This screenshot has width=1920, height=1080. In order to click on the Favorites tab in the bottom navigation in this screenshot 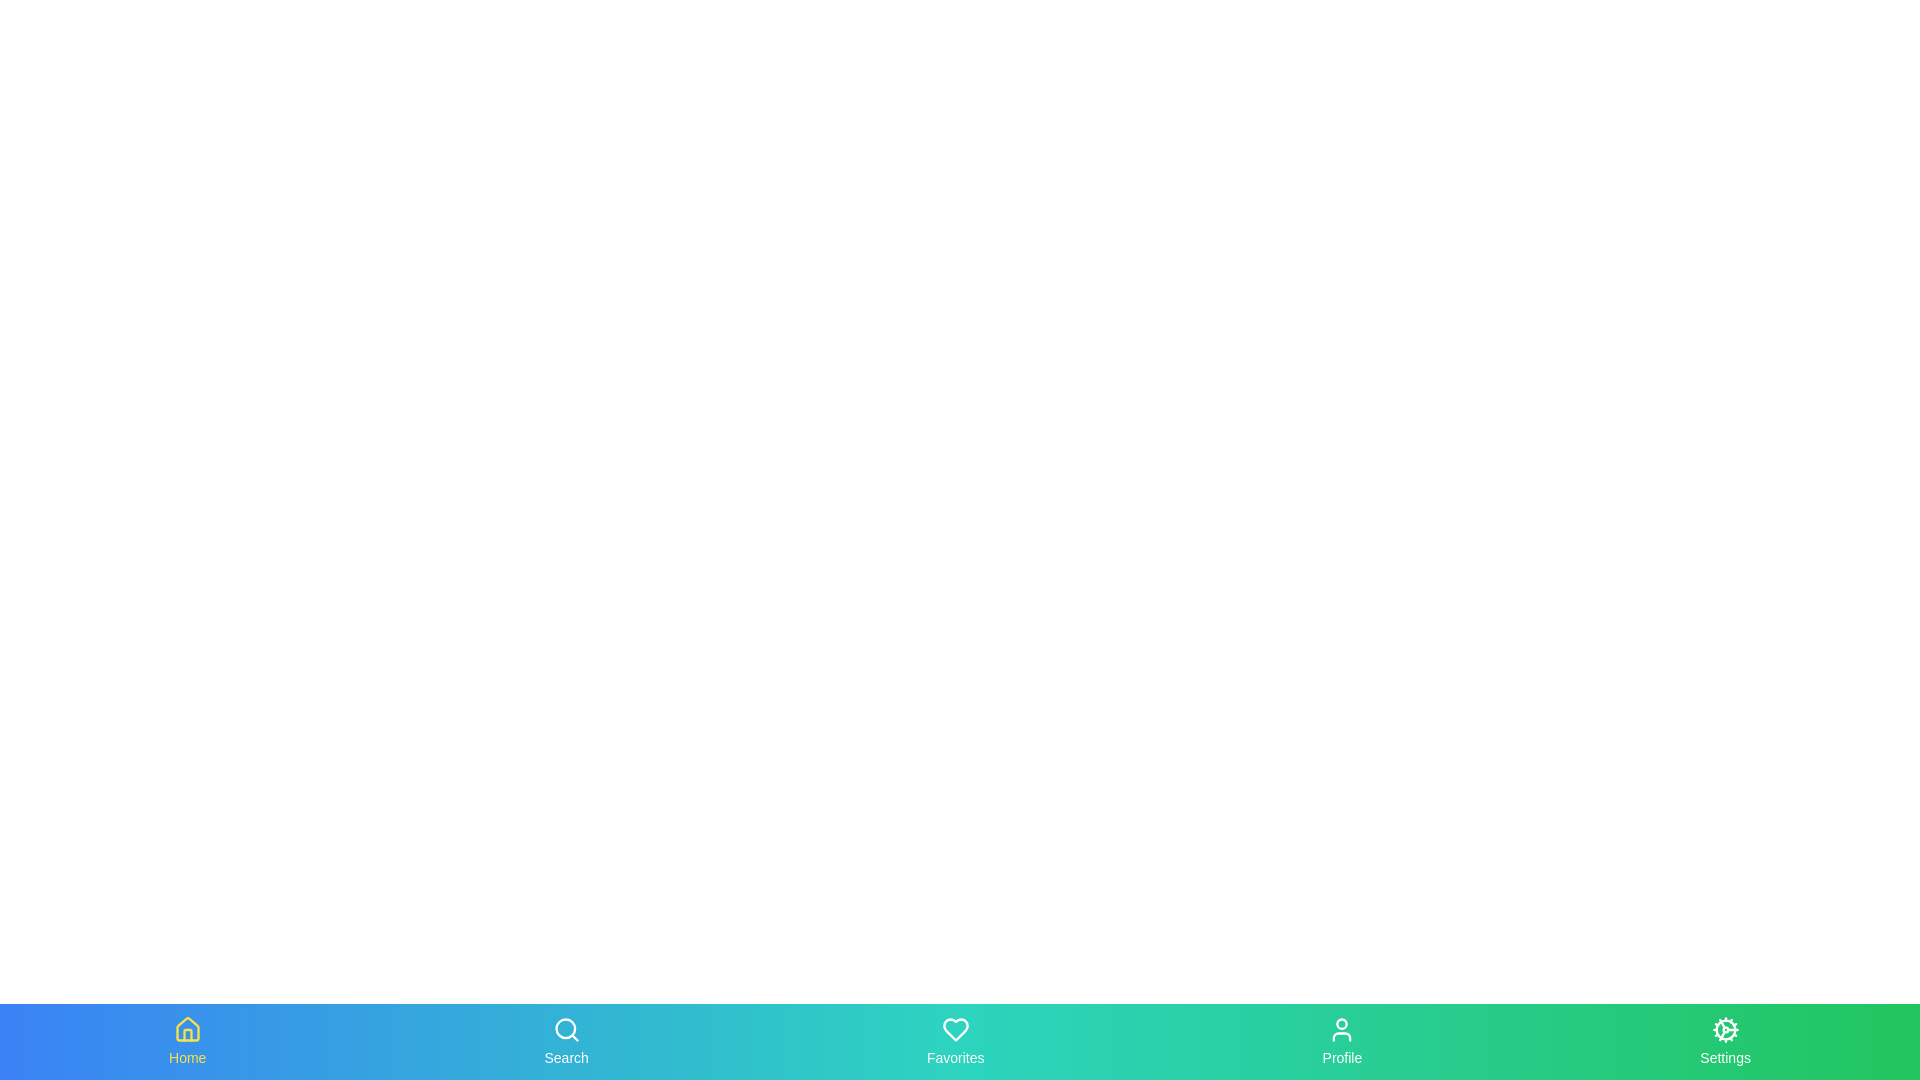, I will do `click(954, 1040)`.